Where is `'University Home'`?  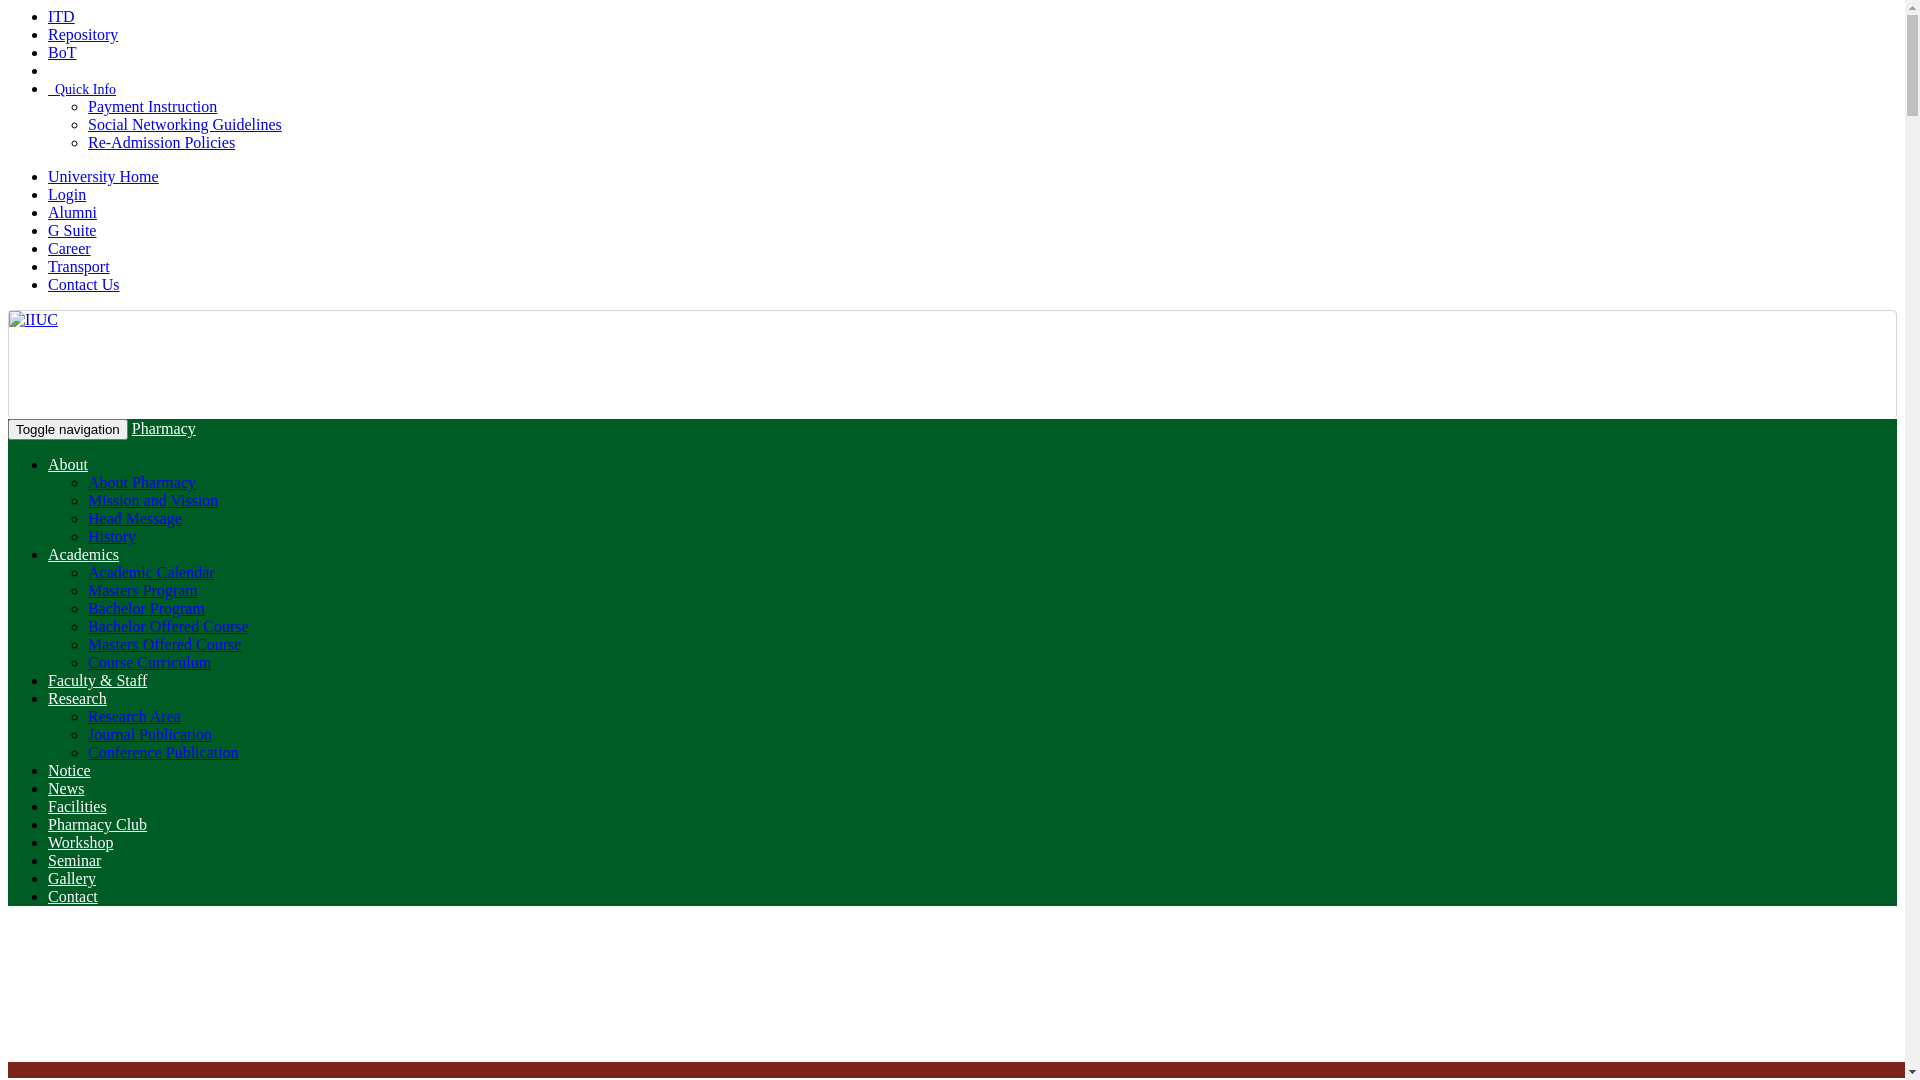
'University Home' is located at coordinates (48, 175).